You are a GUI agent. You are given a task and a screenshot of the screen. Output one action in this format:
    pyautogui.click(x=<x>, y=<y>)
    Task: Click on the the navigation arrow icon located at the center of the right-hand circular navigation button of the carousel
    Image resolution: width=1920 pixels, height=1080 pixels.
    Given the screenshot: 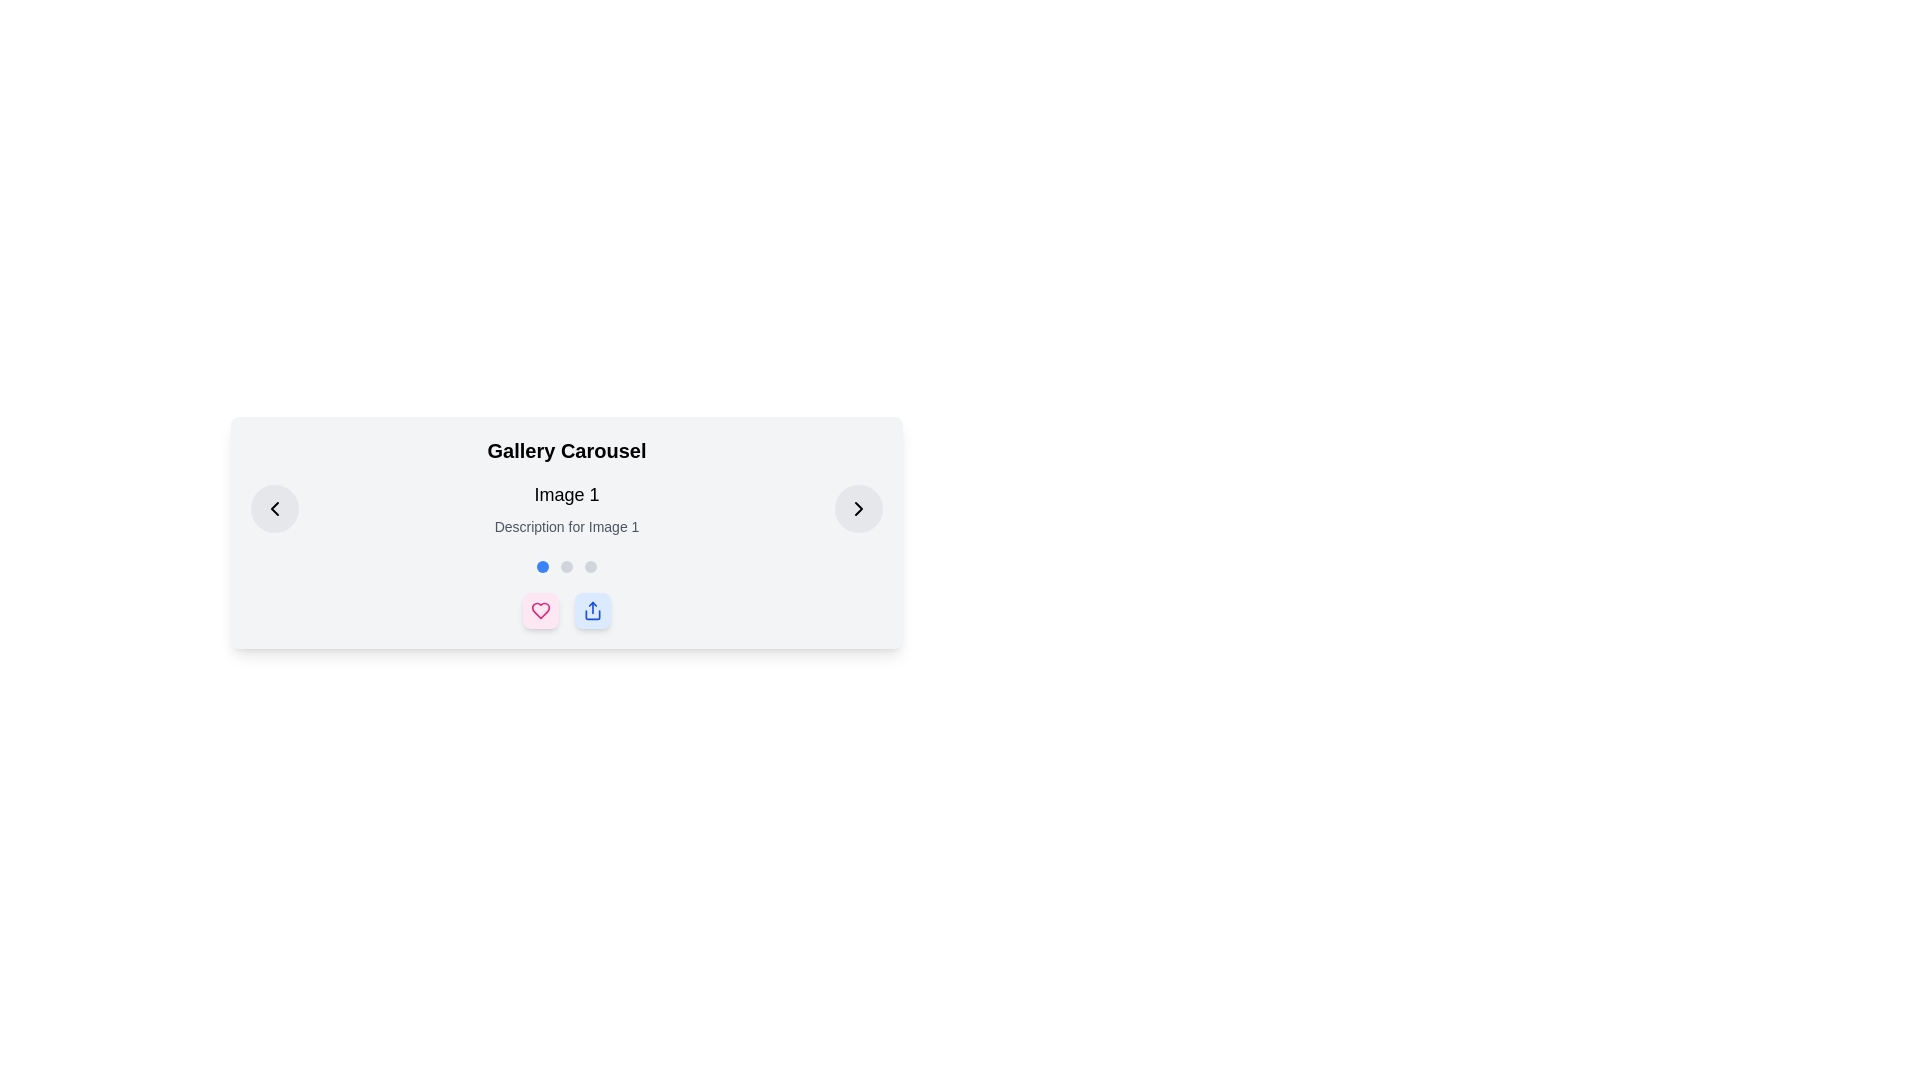 What is the action you would take?
    pyautogui.click(x=859, y=508)
    